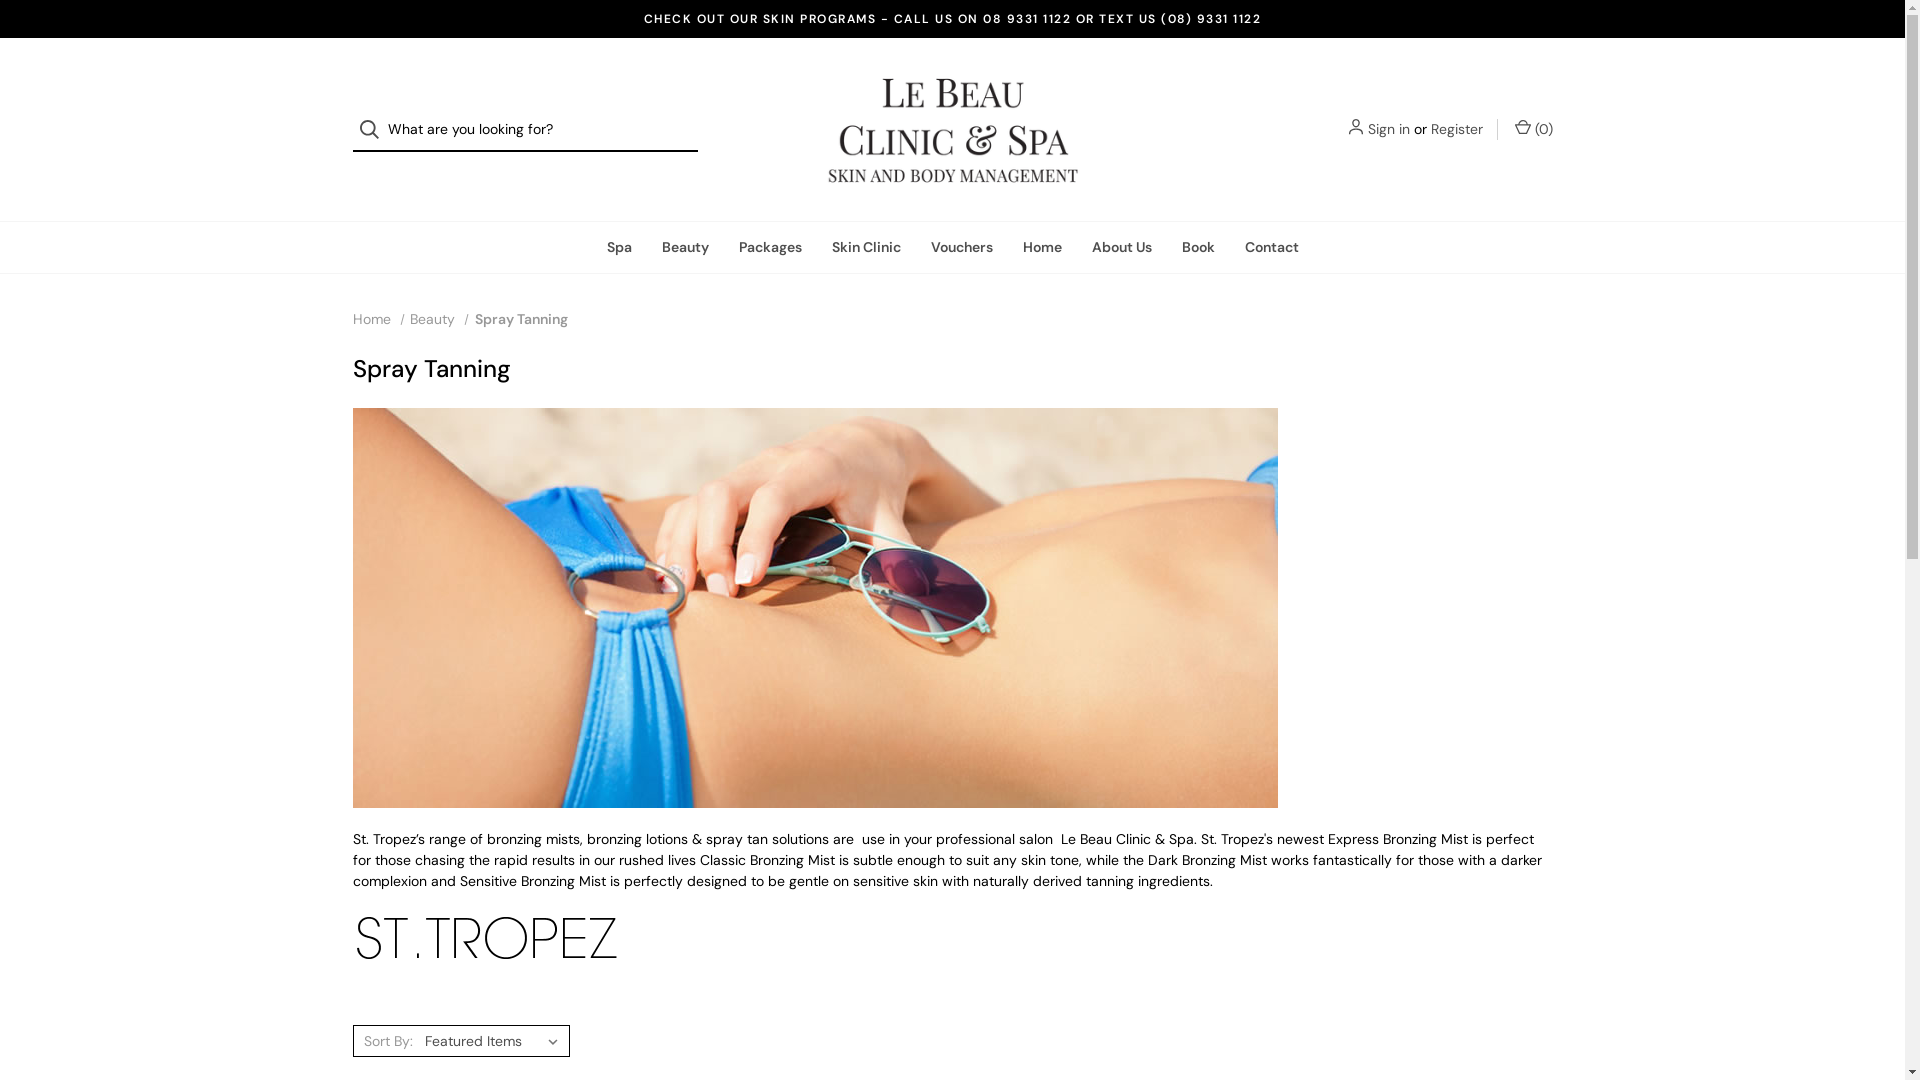 The height and width of the screenshot is (1080, 1920). I want to click on 'Vouchers', so click(961, 246).